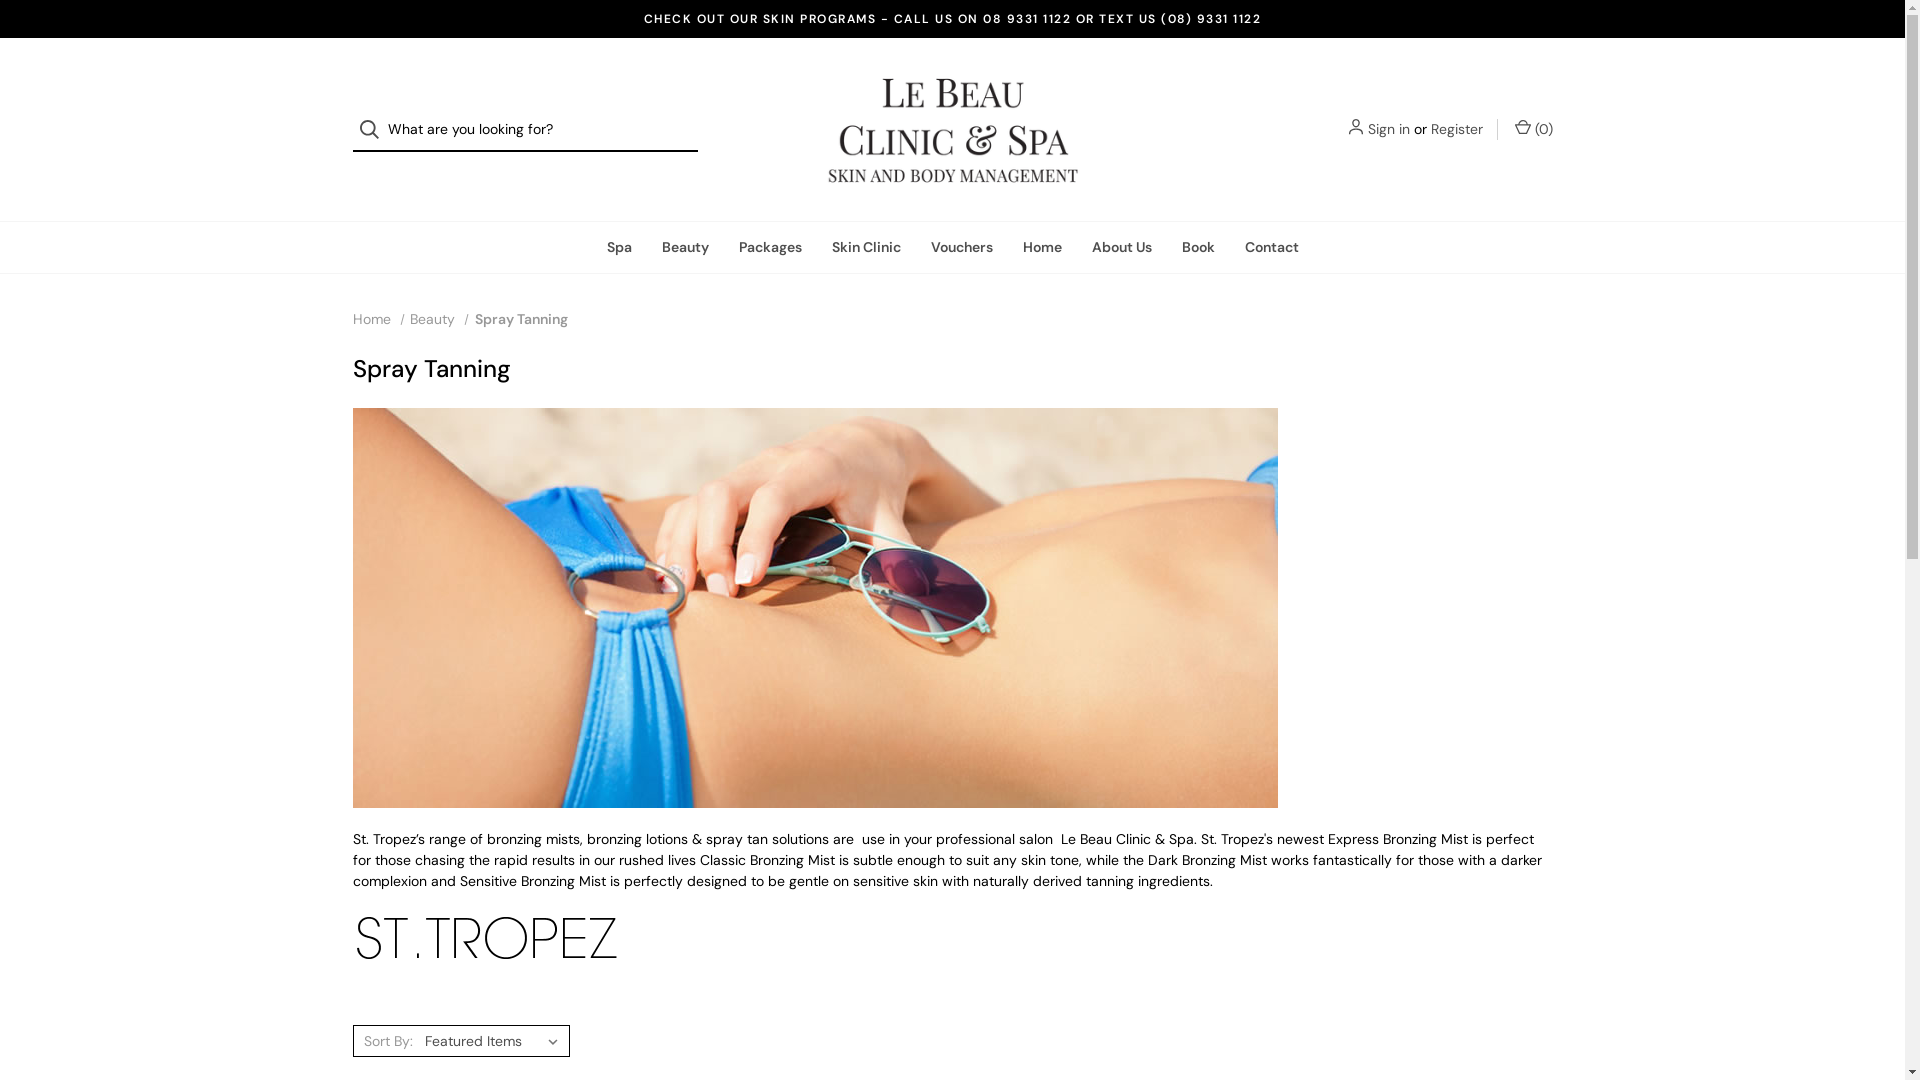 The height and width of the screenshot is (1080, 1920). I want to click on 'Vouchers', so click(961, 246).